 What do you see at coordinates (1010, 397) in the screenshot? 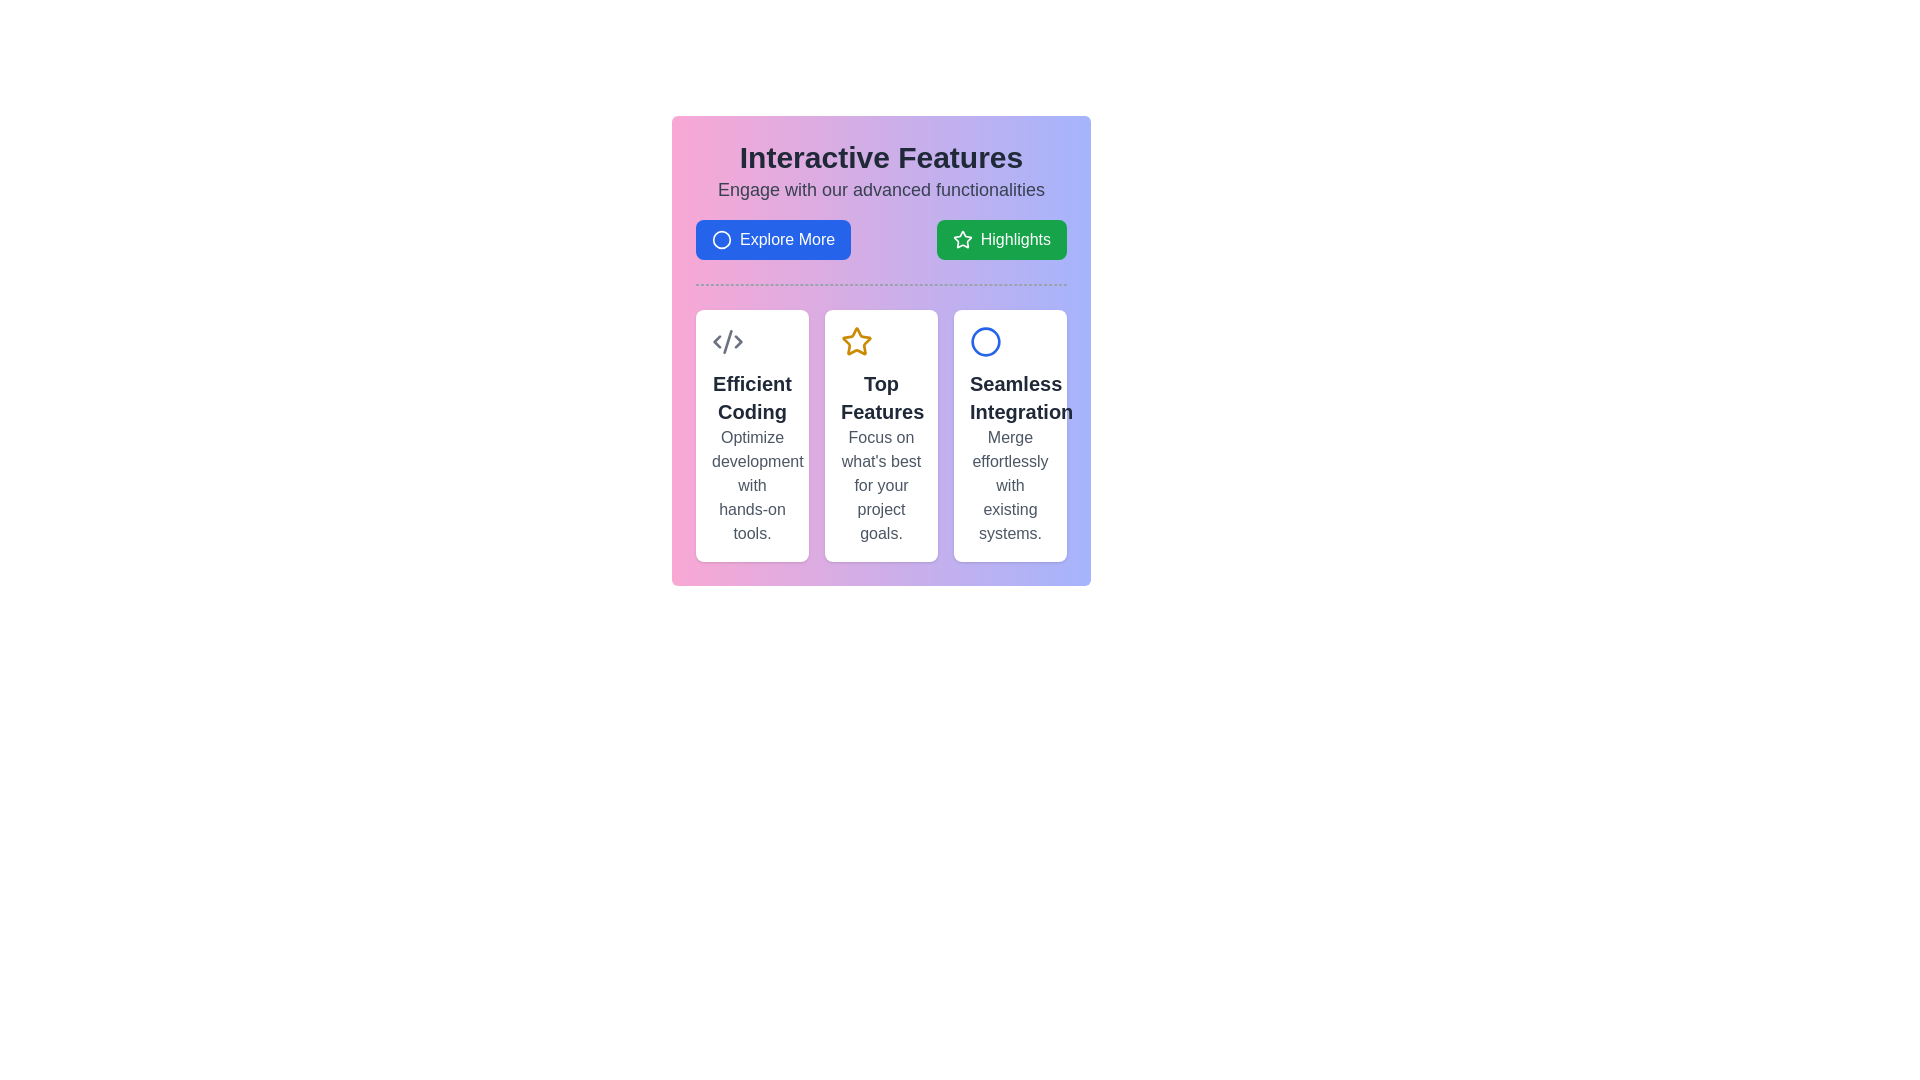
I see `the header text located in the rightmost card of the third column, positioned below a blue circular icon and above a description text` at bounding box center [1010, 397].